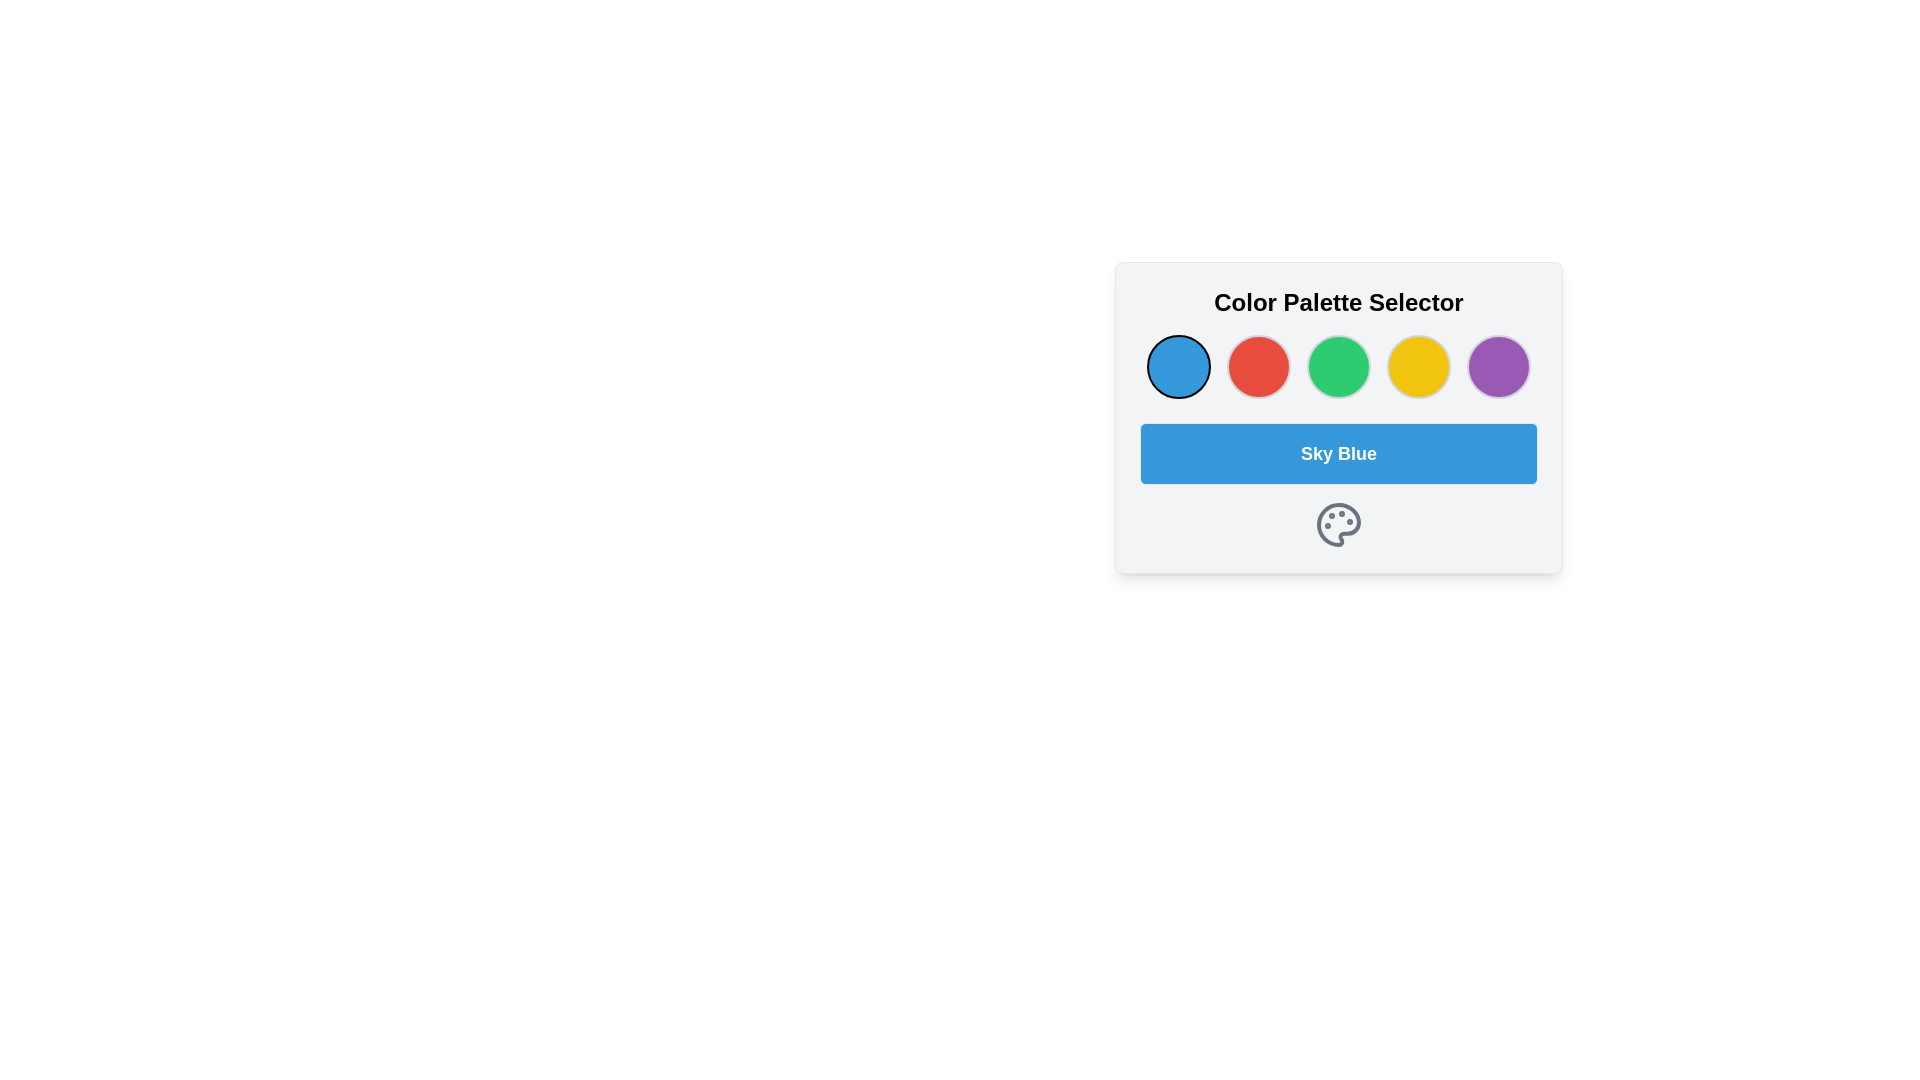 The height and width of the screenshot is (1080, 1920). Describe the element at coordinates (1339, 523) in the screenshot. I see `the palette icon, which is a graphical representation resembling a palette with a gray outline and small circular paint spots, located at the bottom of the 'Color Palette Selector' interface` at that location.